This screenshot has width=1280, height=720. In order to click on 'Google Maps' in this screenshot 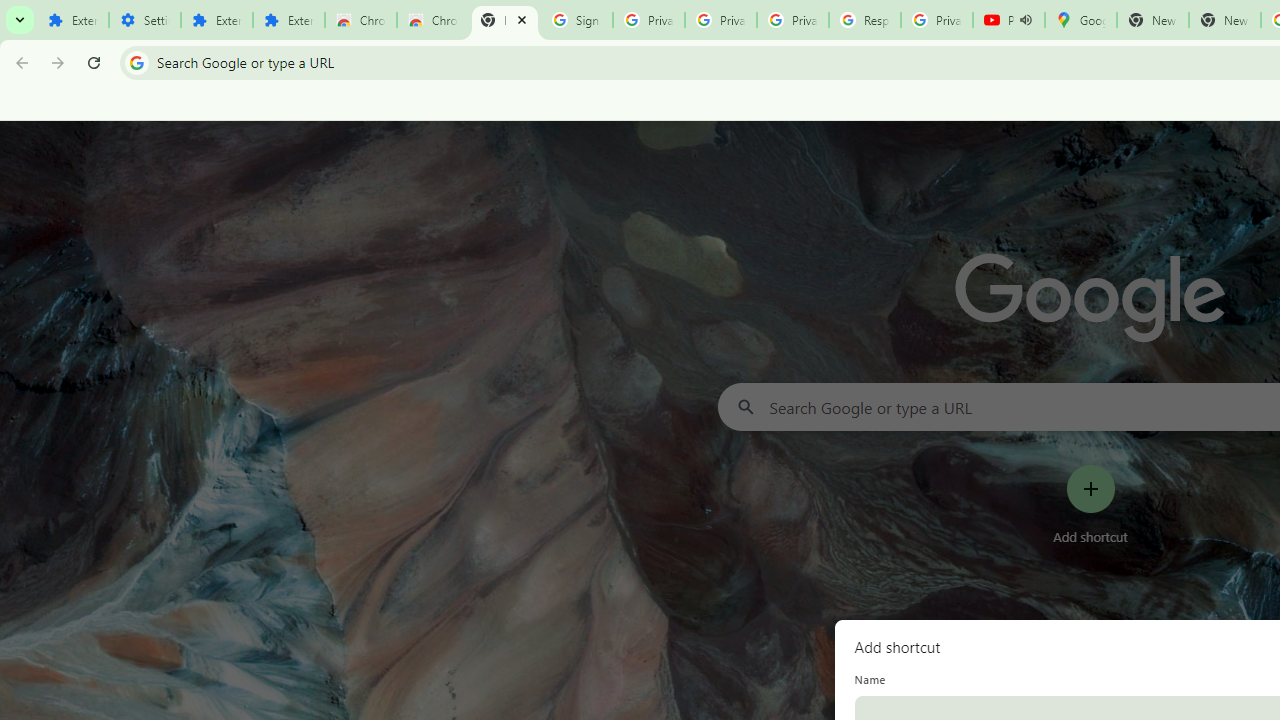, I will do `click(1079, 20)`.